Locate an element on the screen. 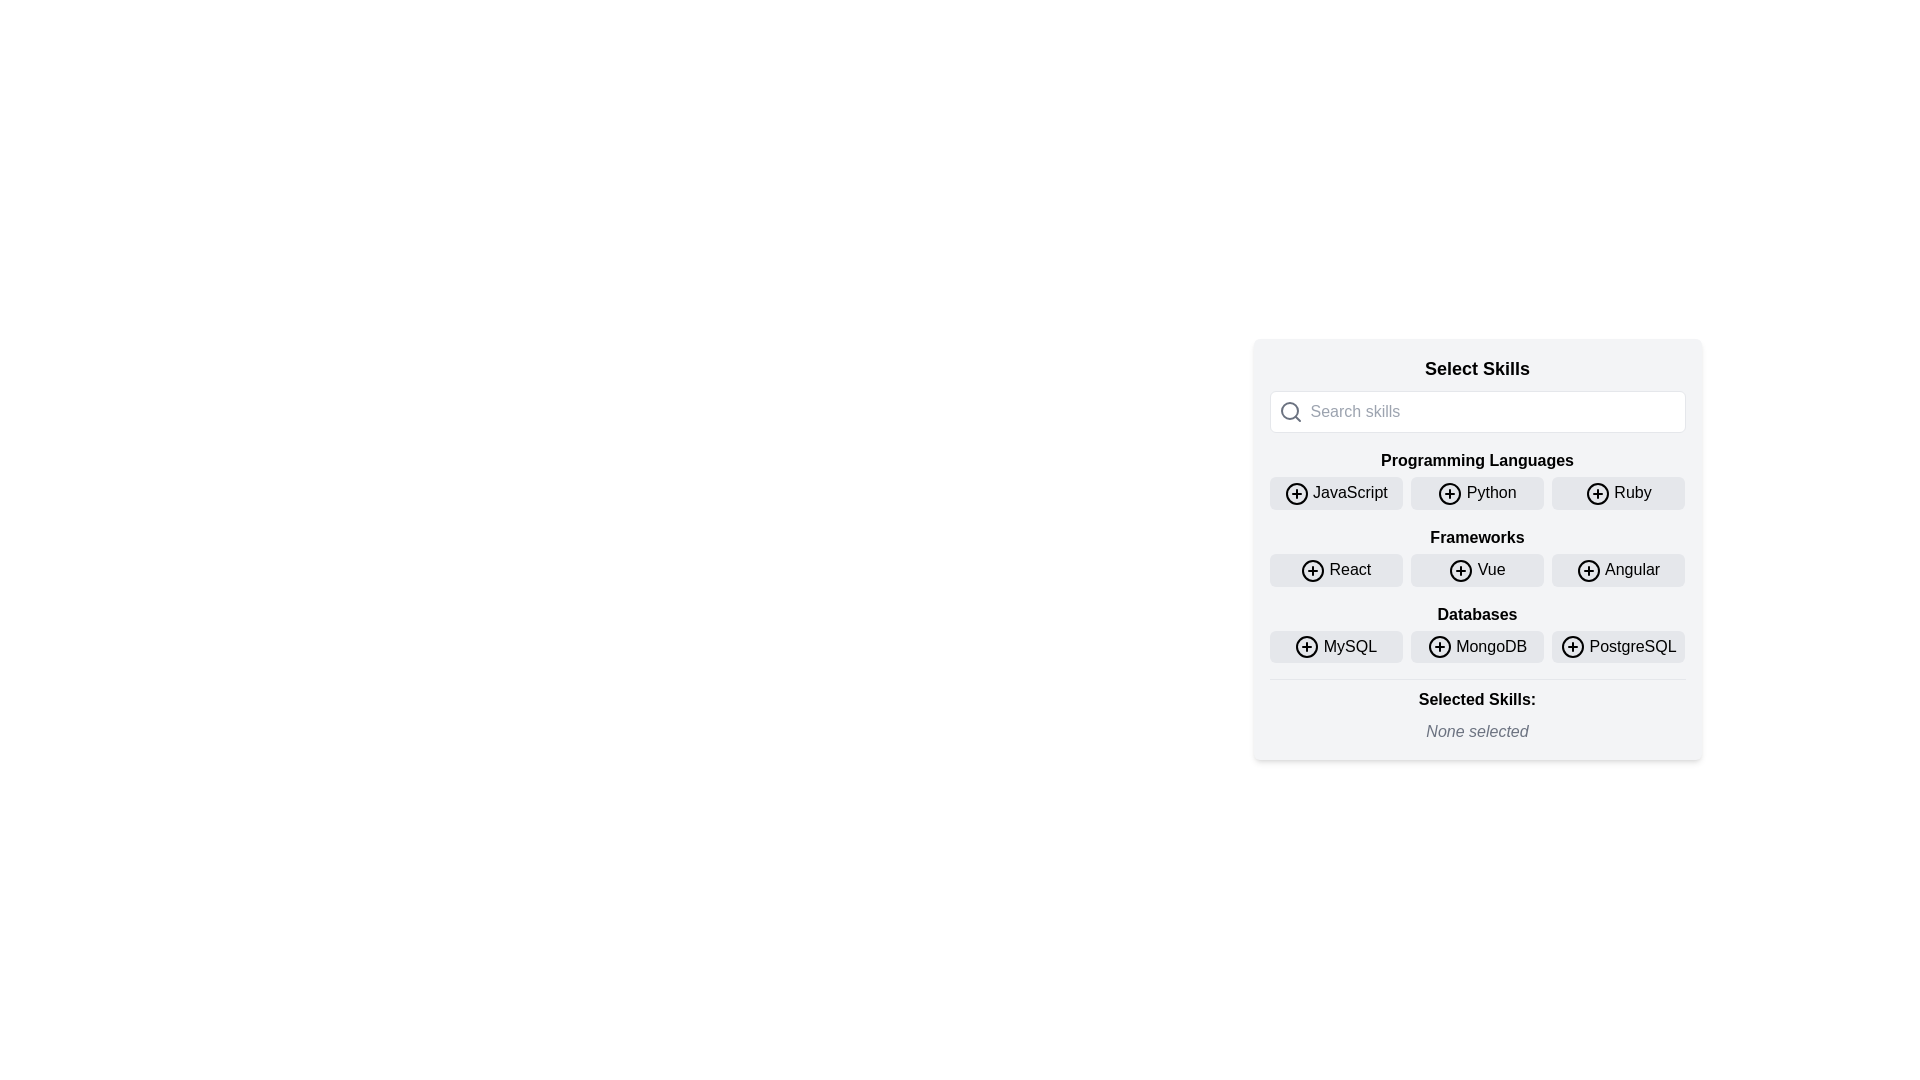 This screenshot has height=1080, width=1920. the 'Vue' button element is located at coordinates (1477, 570).